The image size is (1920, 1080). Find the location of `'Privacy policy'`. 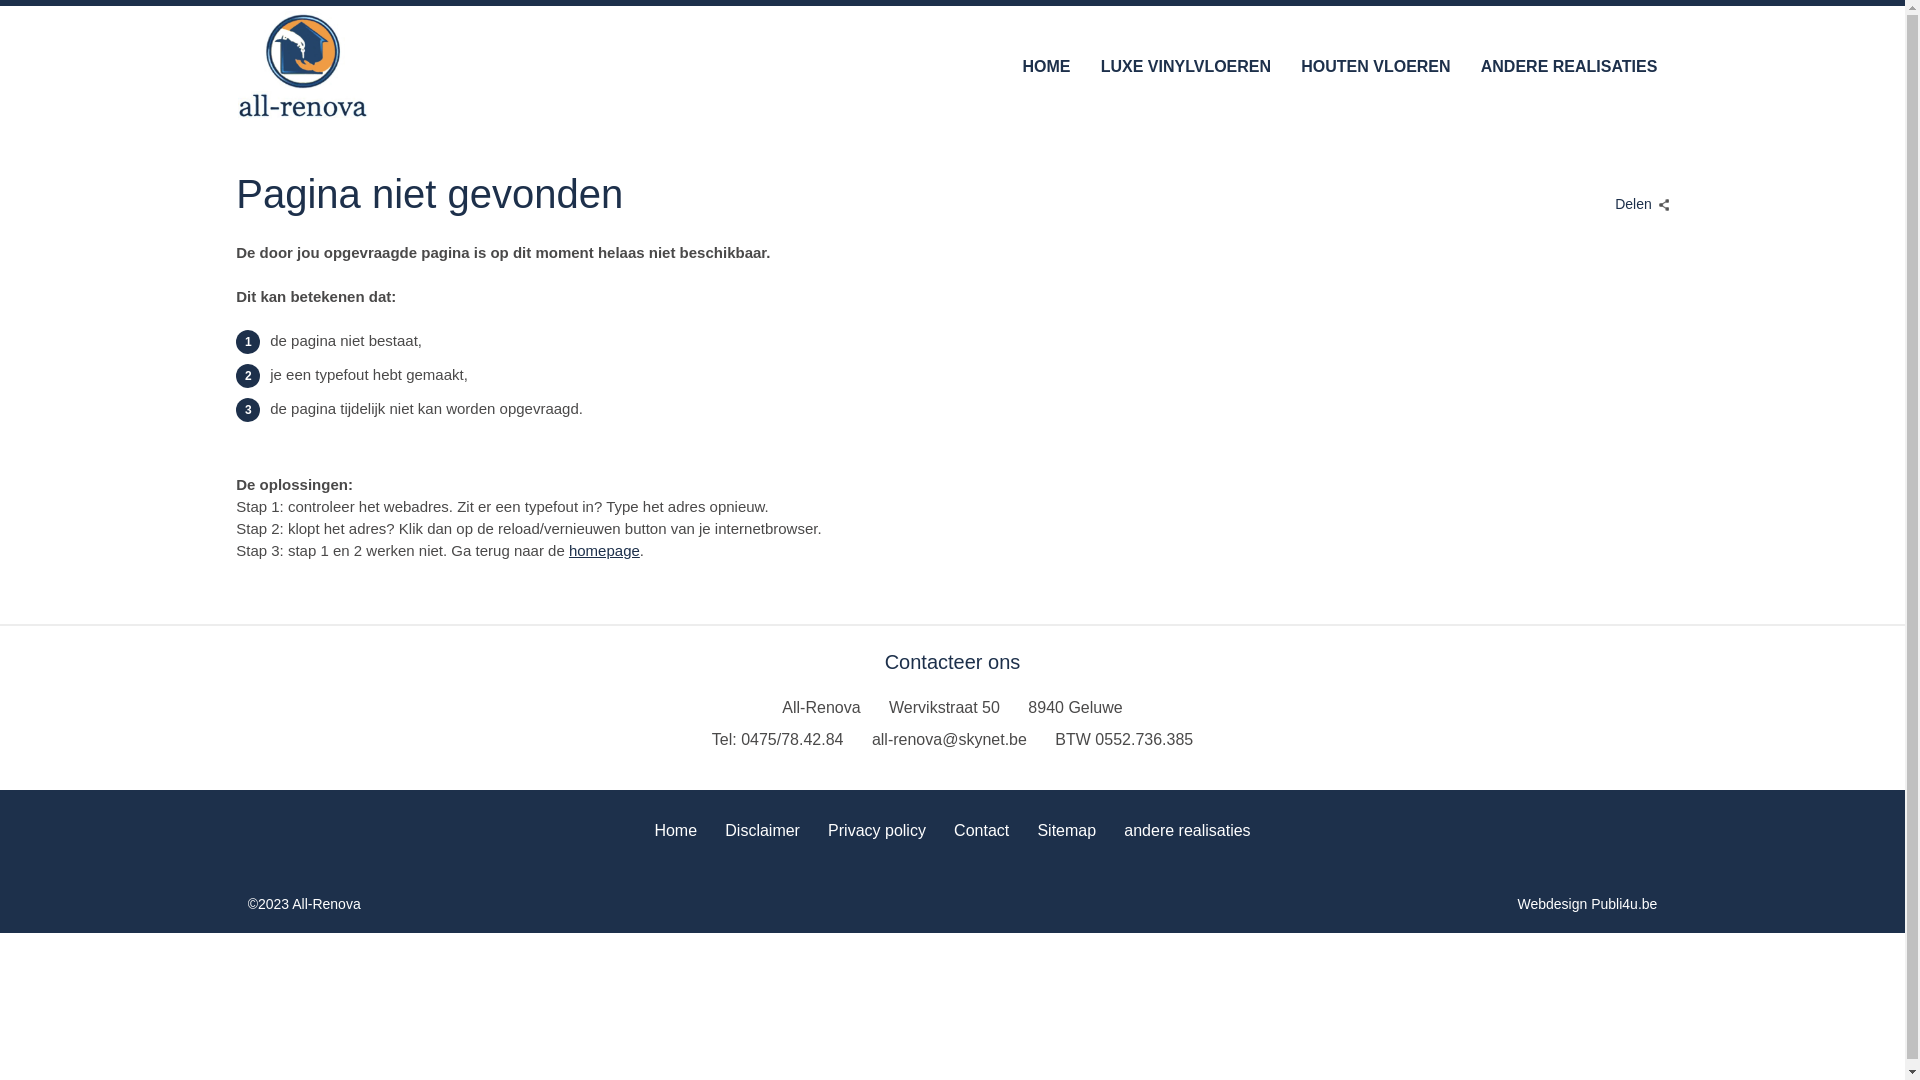

'Privacy policy' is located at coordinates (877, 827).